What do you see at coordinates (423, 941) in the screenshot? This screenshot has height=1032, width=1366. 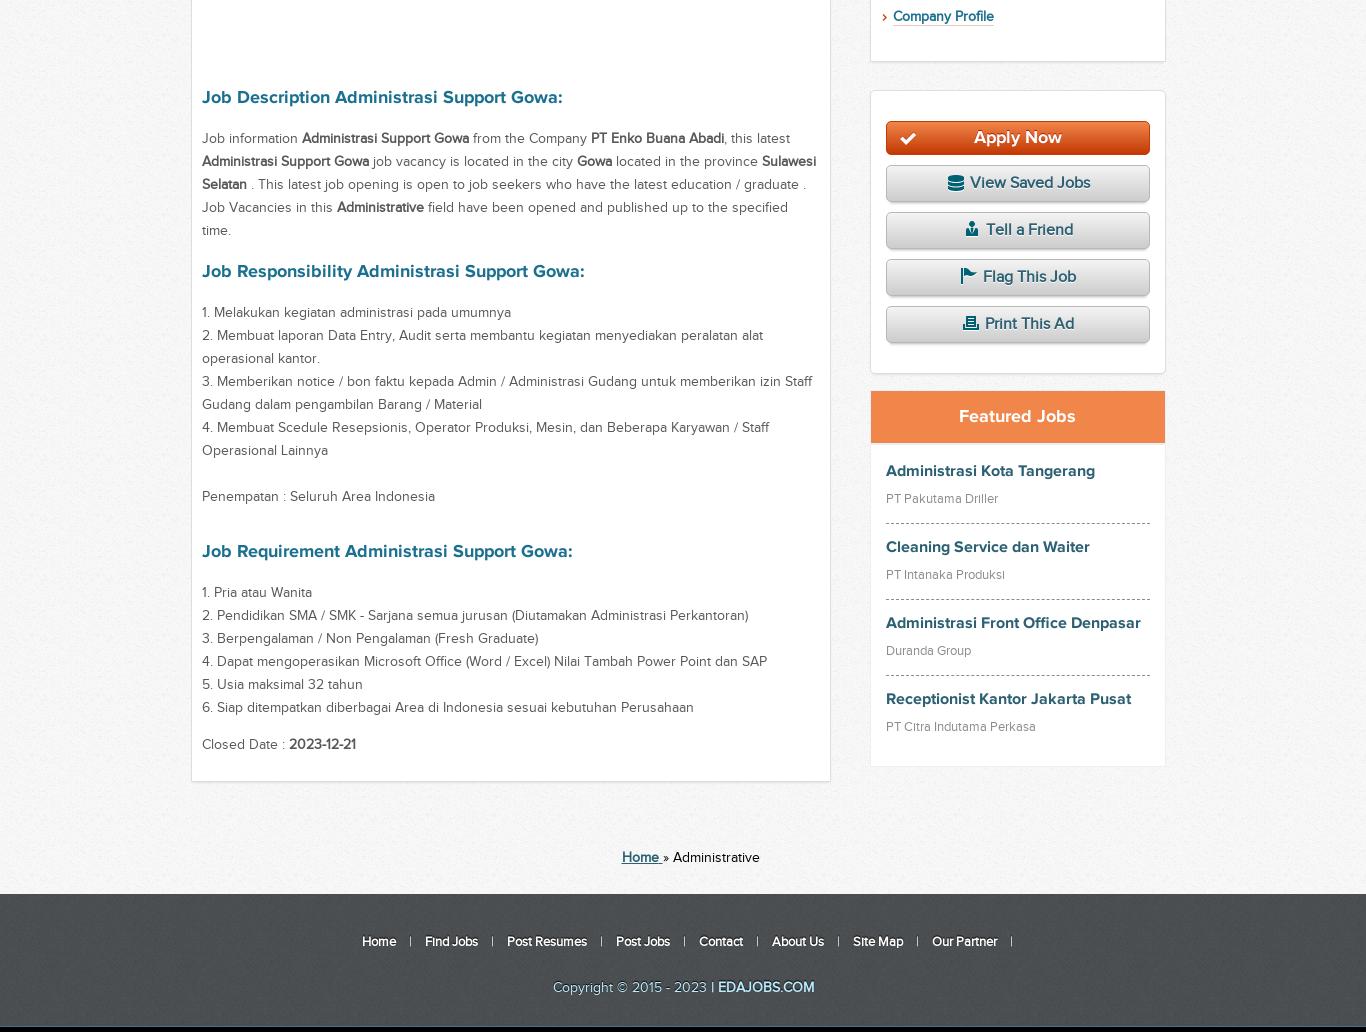 I see `'Find Jobs'` at bounding box center [423, 941].